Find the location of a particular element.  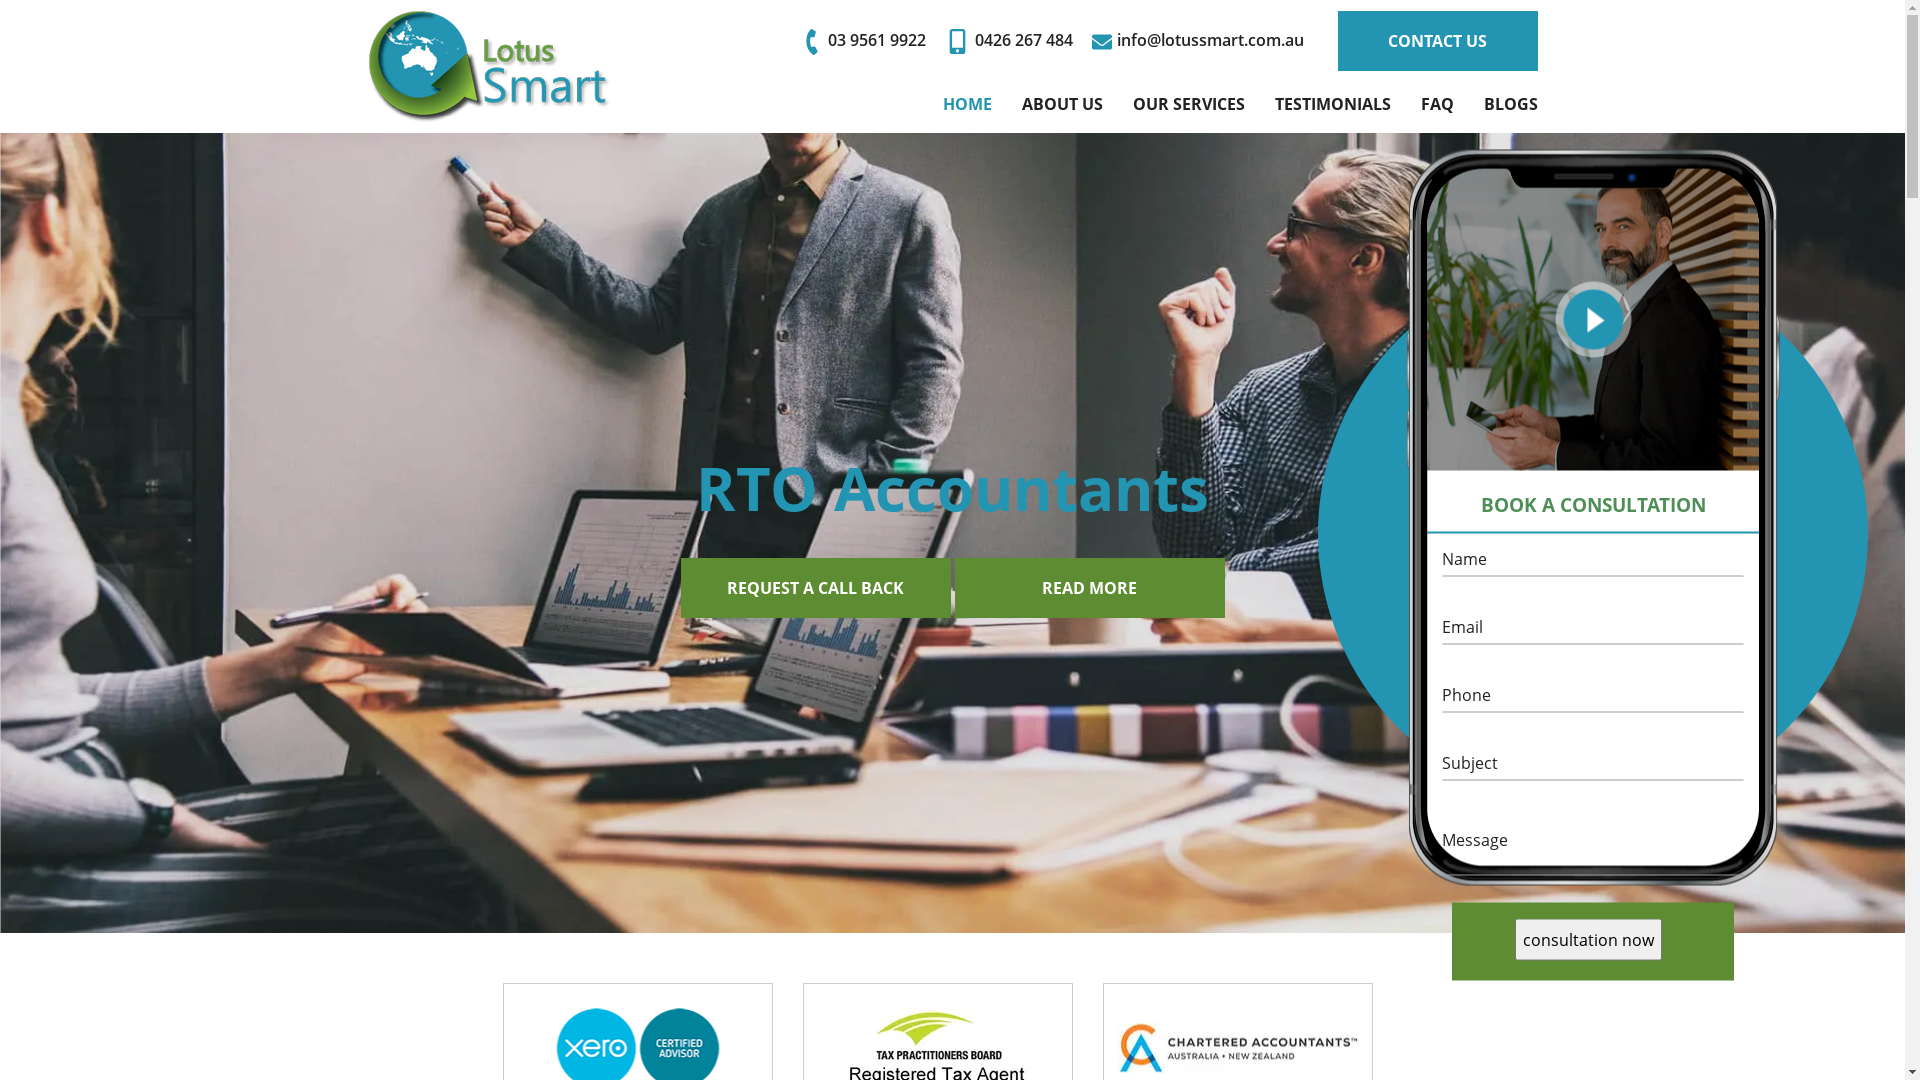

'READ MORE' is located at coordinates (1088, 627).